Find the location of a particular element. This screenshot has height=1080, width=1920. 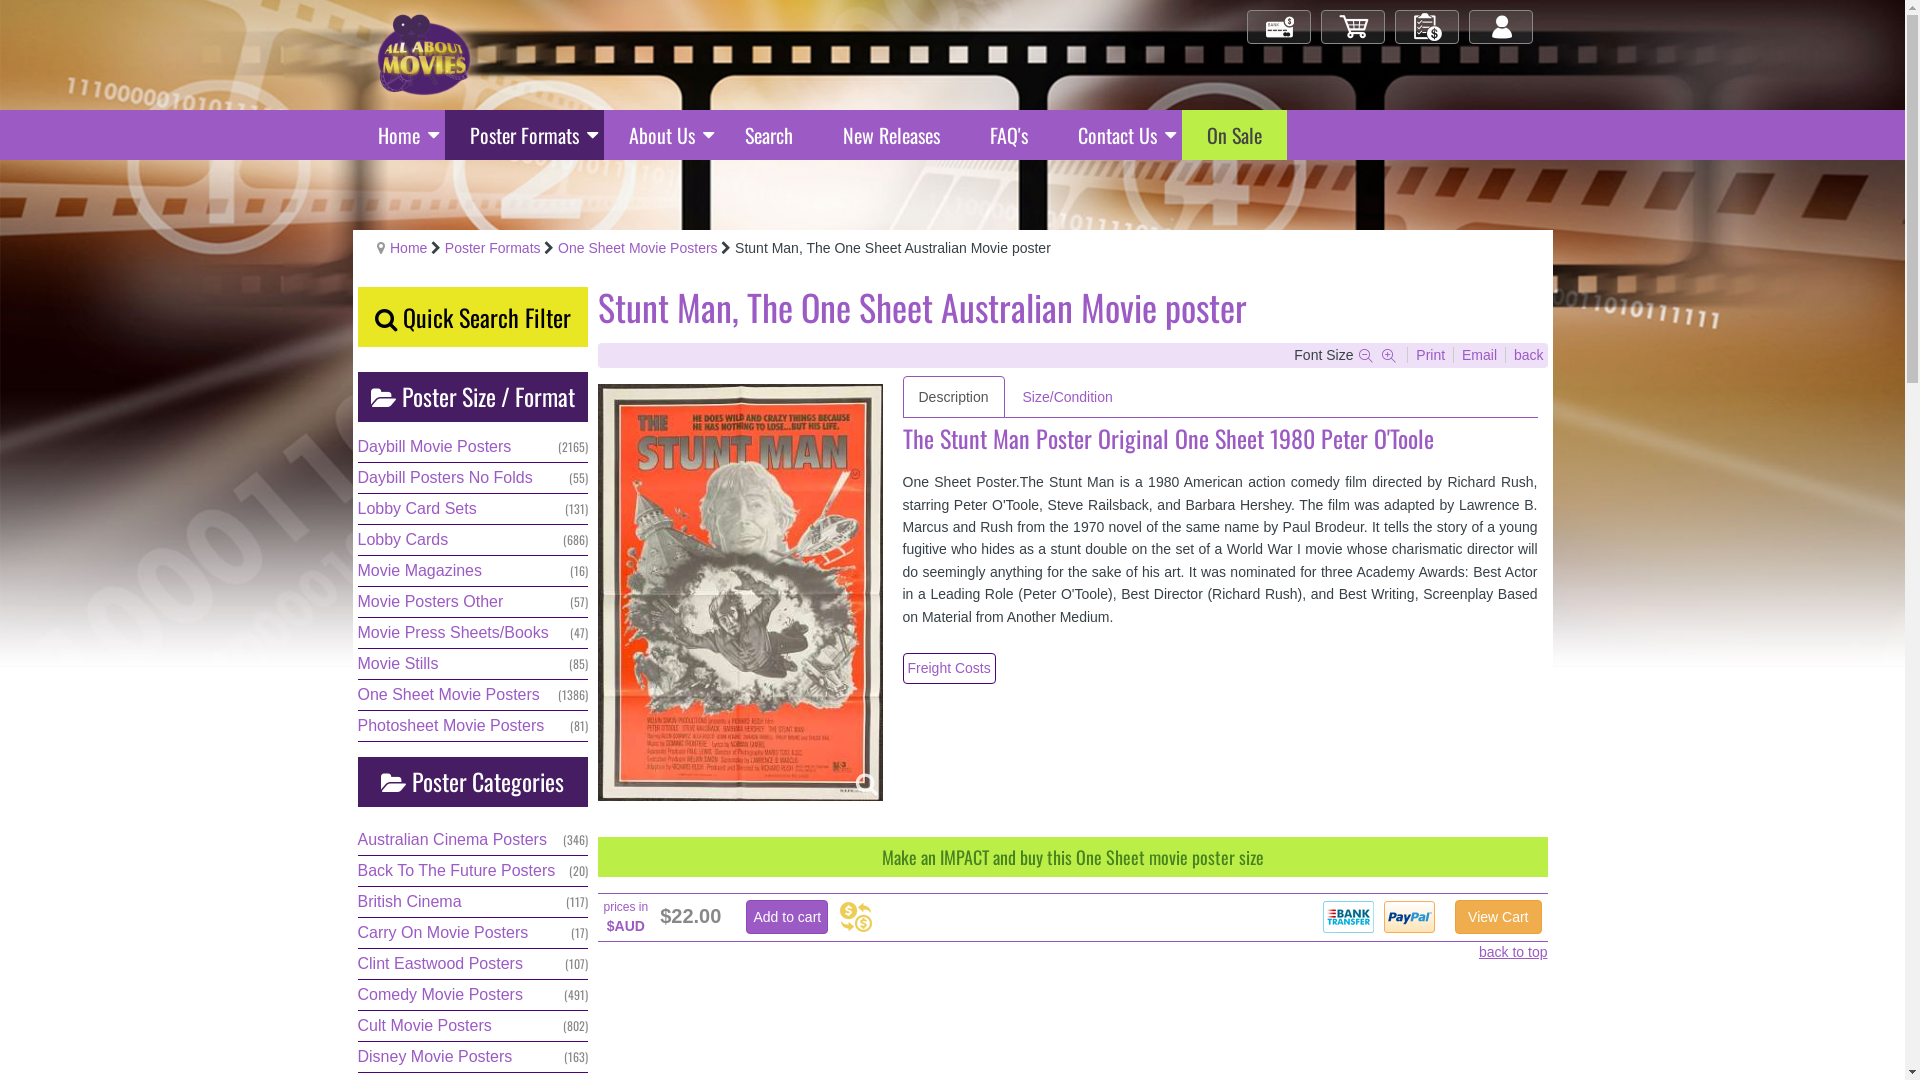

'Movie Posters Other is located at coordinates (472, 600).